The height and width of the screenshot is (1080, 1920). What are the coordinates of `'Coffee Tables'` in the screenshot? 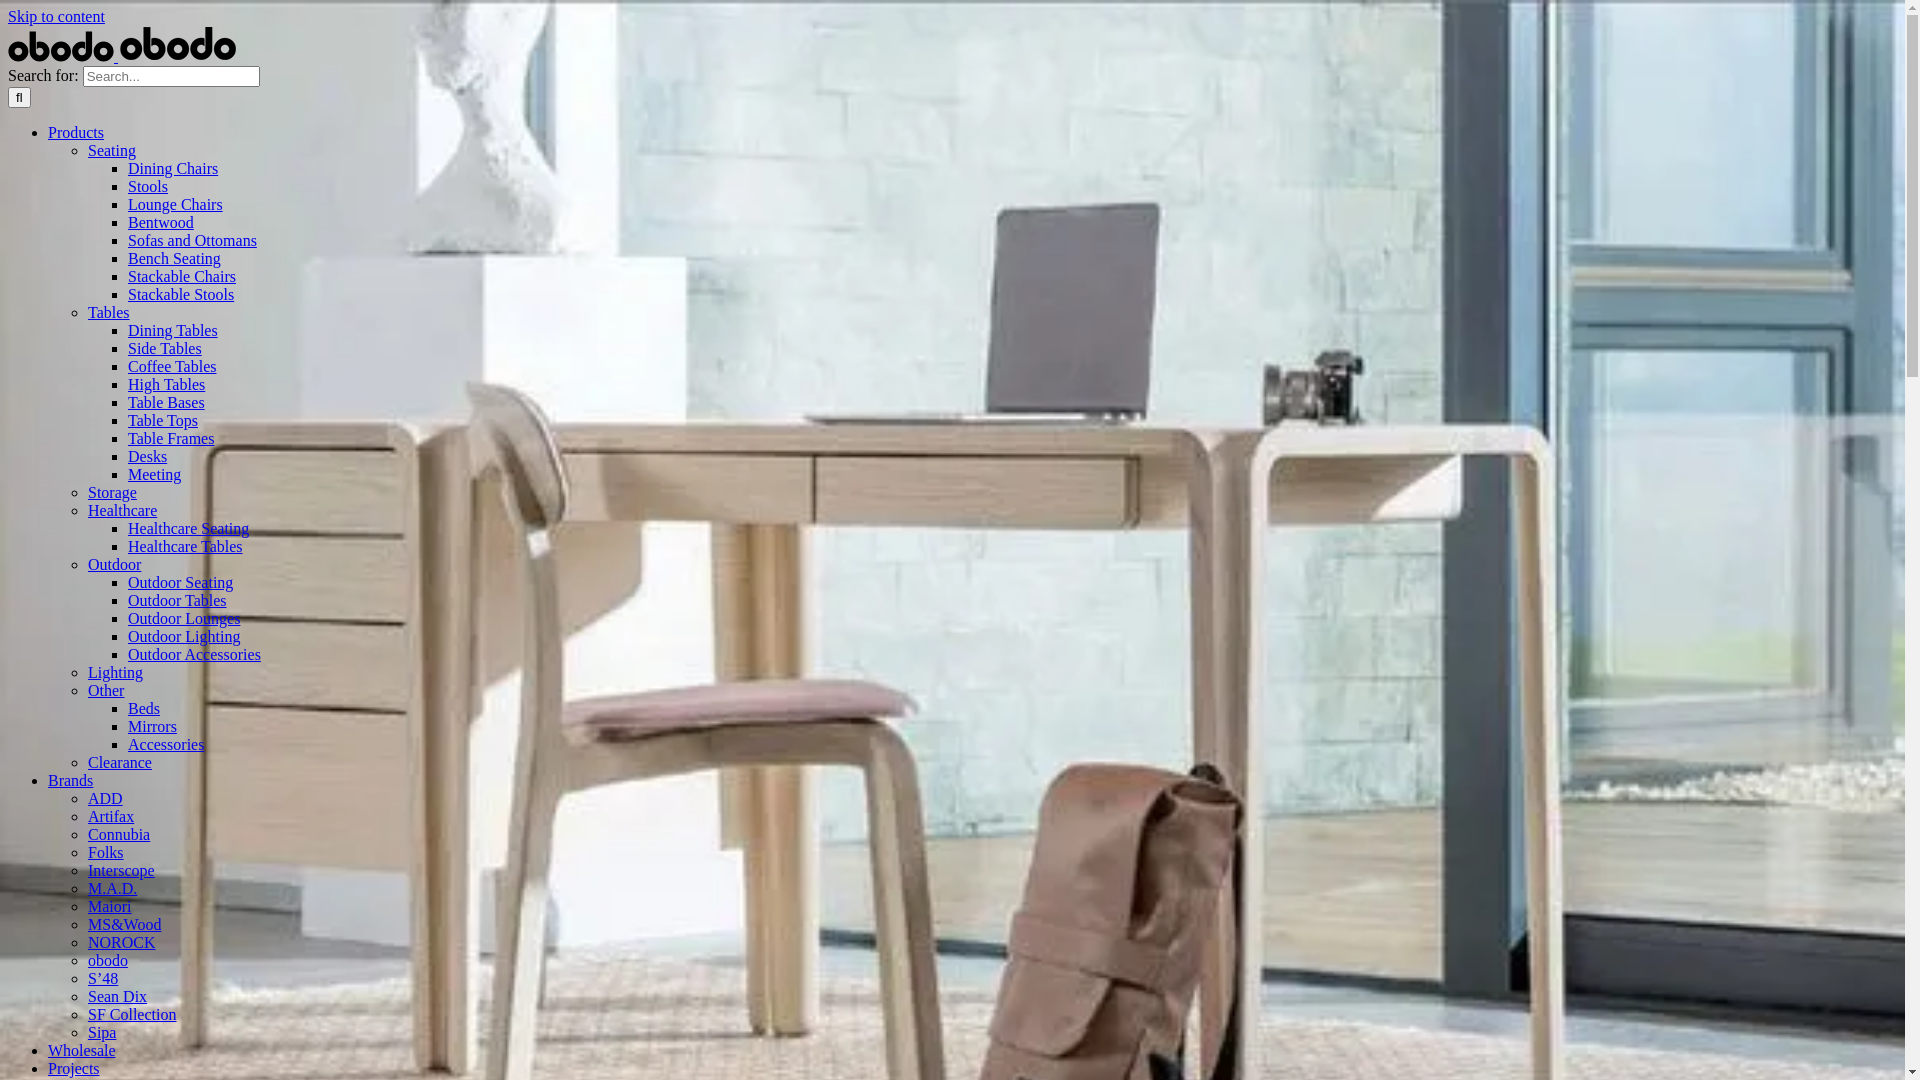 It's located at (172, 366).